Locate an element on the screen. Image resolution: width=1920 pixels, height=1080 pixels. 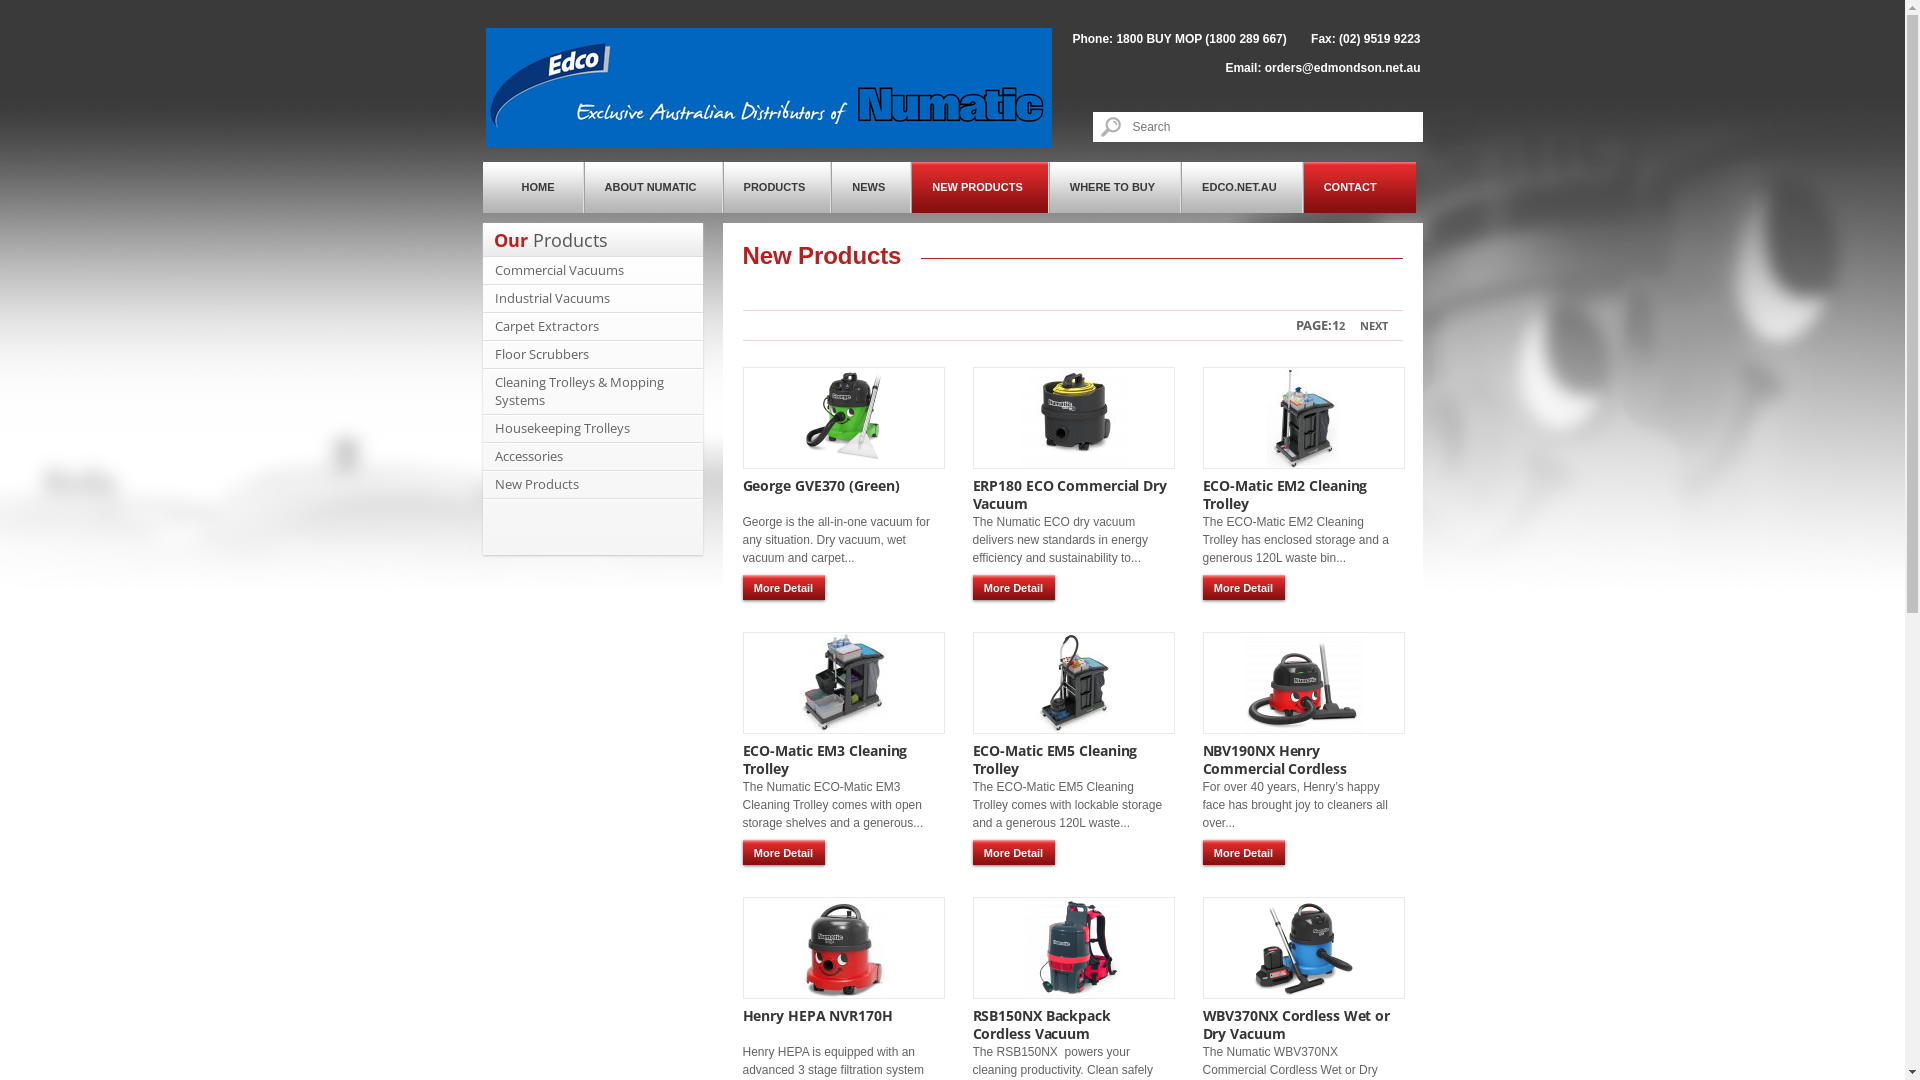
'Carpet Extractors' is located at coordinates (546, 325).